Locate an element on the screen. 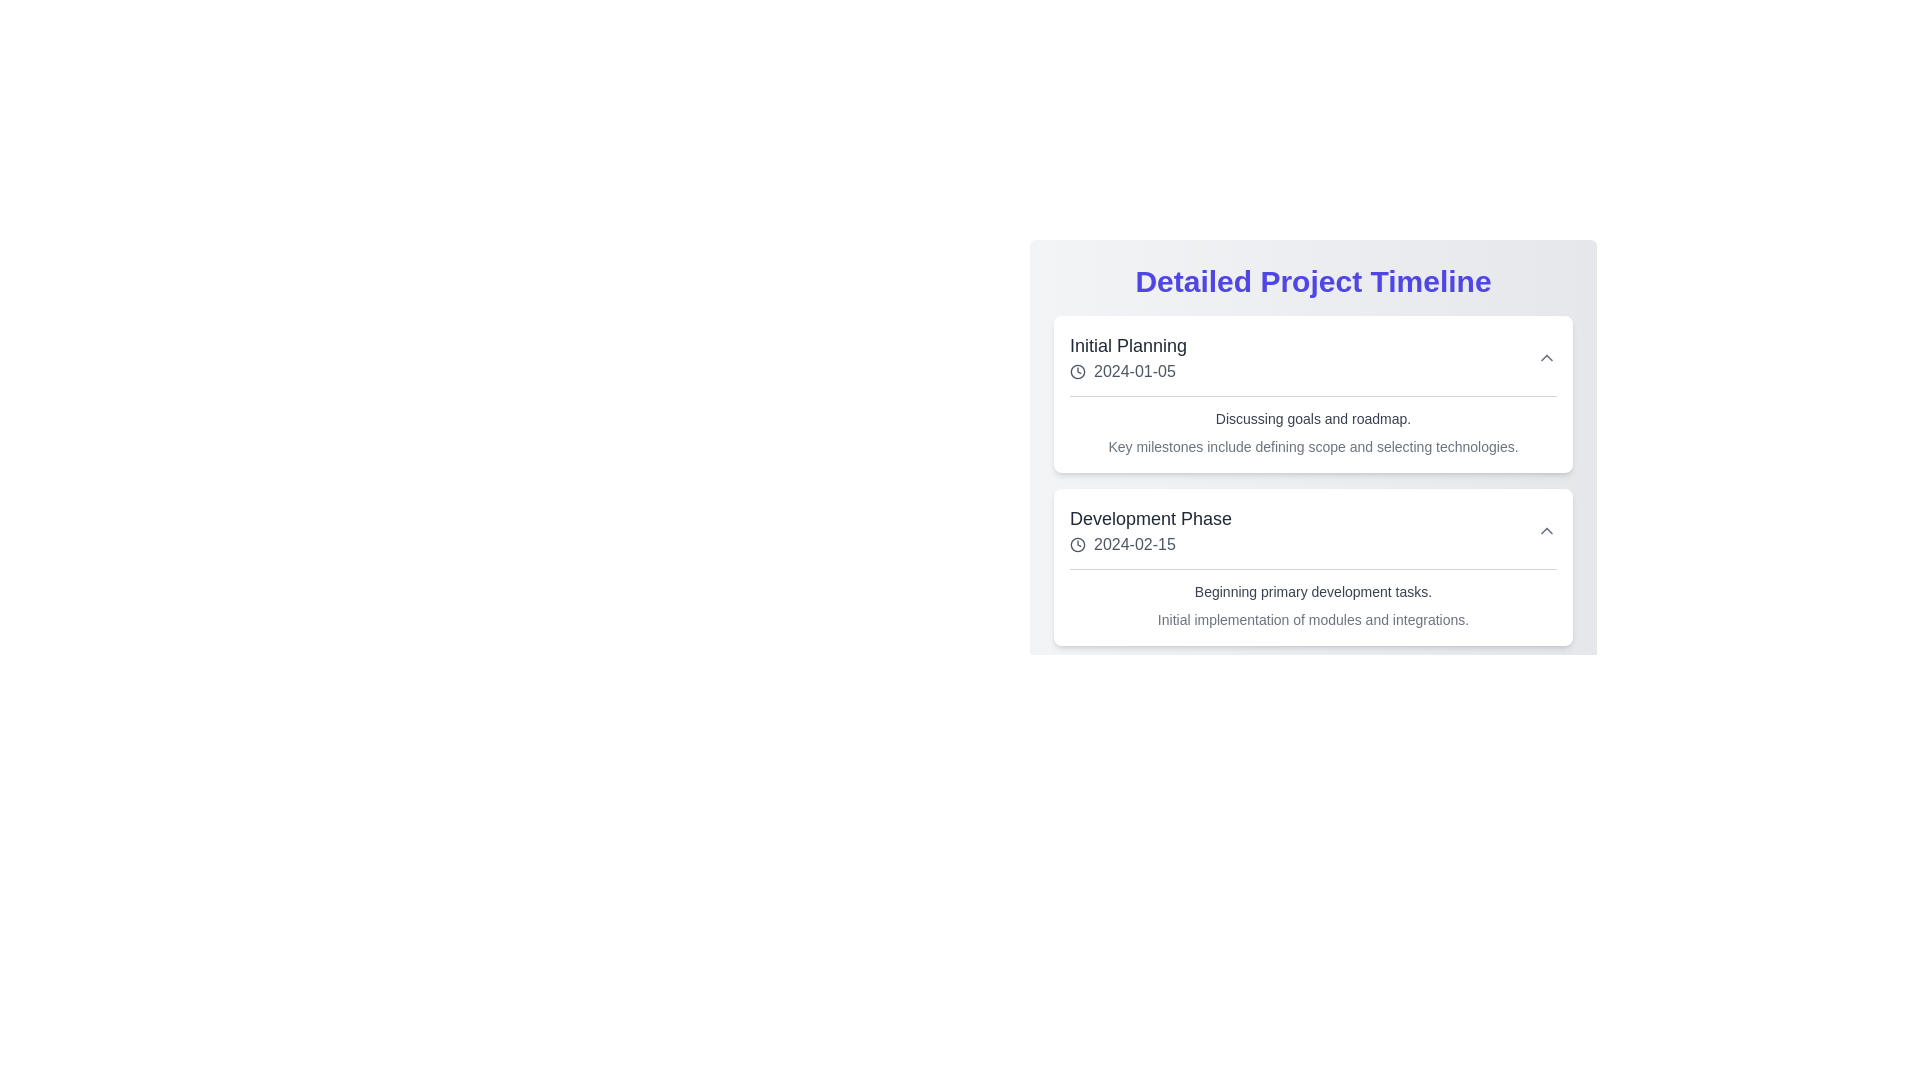 The image size is (1920, 1080). the text element displaying 'Key milestones include defining scope and selecting technologies.', which is styled with a smaller font size, light gray color, and light font weight, positioned below the description text in the 'Initial Planning' section of a timeline is located at coordinates (1313, 446).